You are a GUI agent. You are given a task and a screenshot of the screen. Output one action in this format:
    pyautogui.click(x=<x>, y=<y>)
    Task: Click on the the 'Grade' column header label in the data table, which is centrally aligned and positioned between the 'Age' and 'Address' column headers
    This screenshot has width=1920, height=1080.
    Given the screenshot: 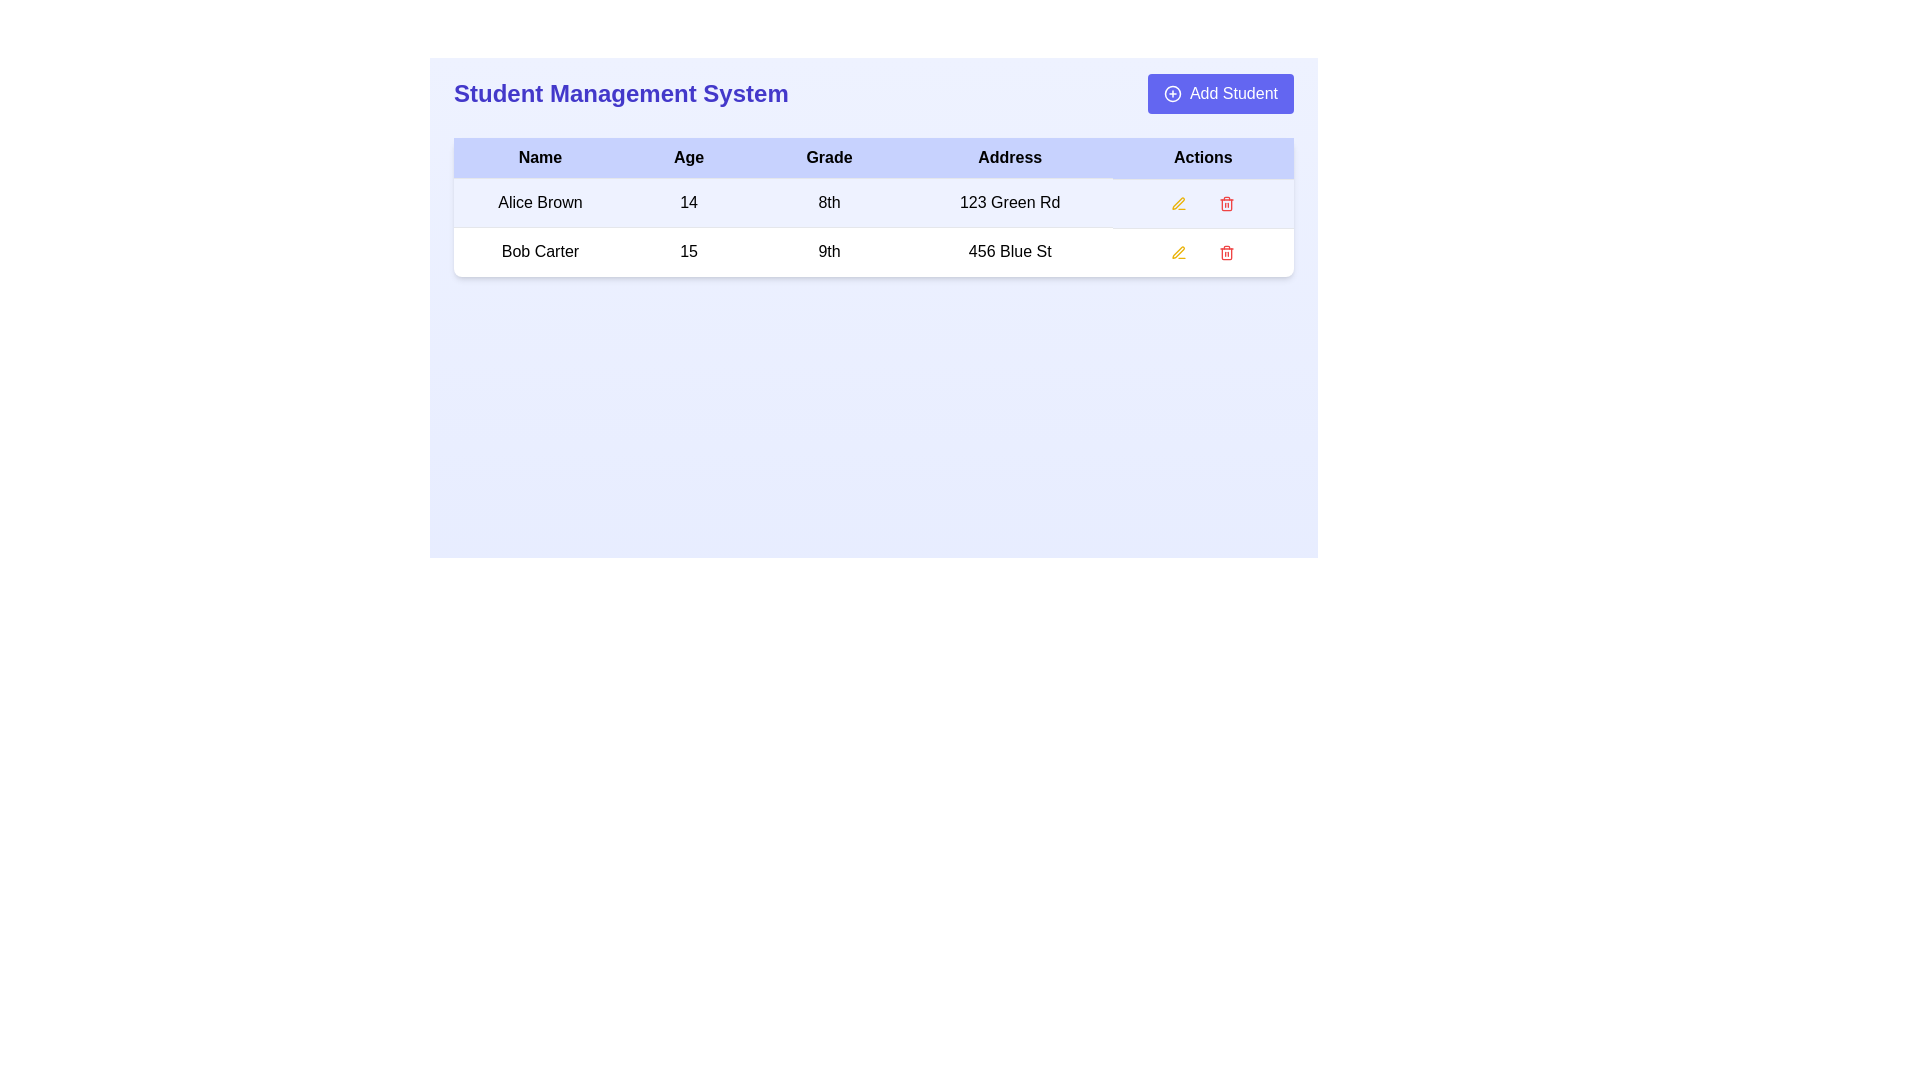 What is the action you would take?
    pyautogui.click(x=829, y=157)
    